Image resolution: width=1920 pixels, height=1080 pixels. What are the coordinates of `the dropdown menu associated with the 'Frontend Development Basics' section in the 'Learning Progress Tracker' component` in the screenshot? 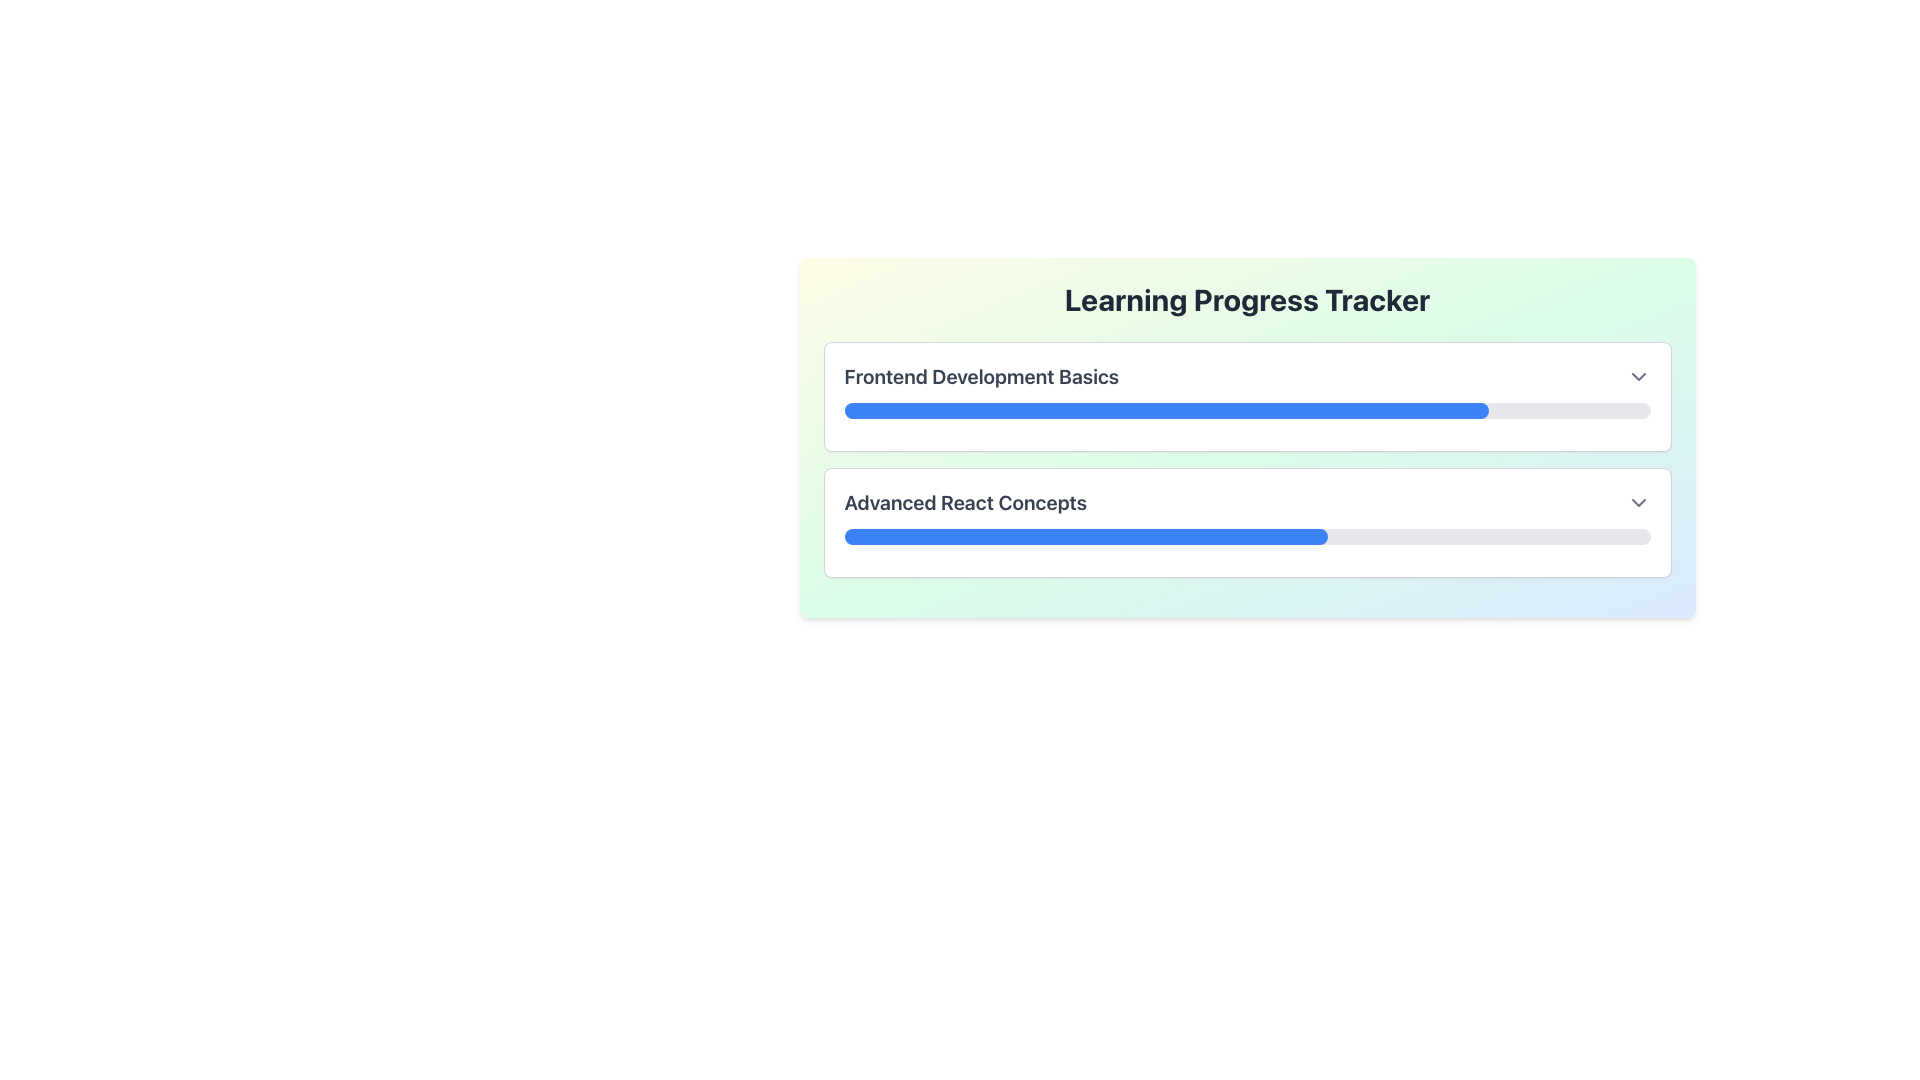 It's located at (1246, 437).